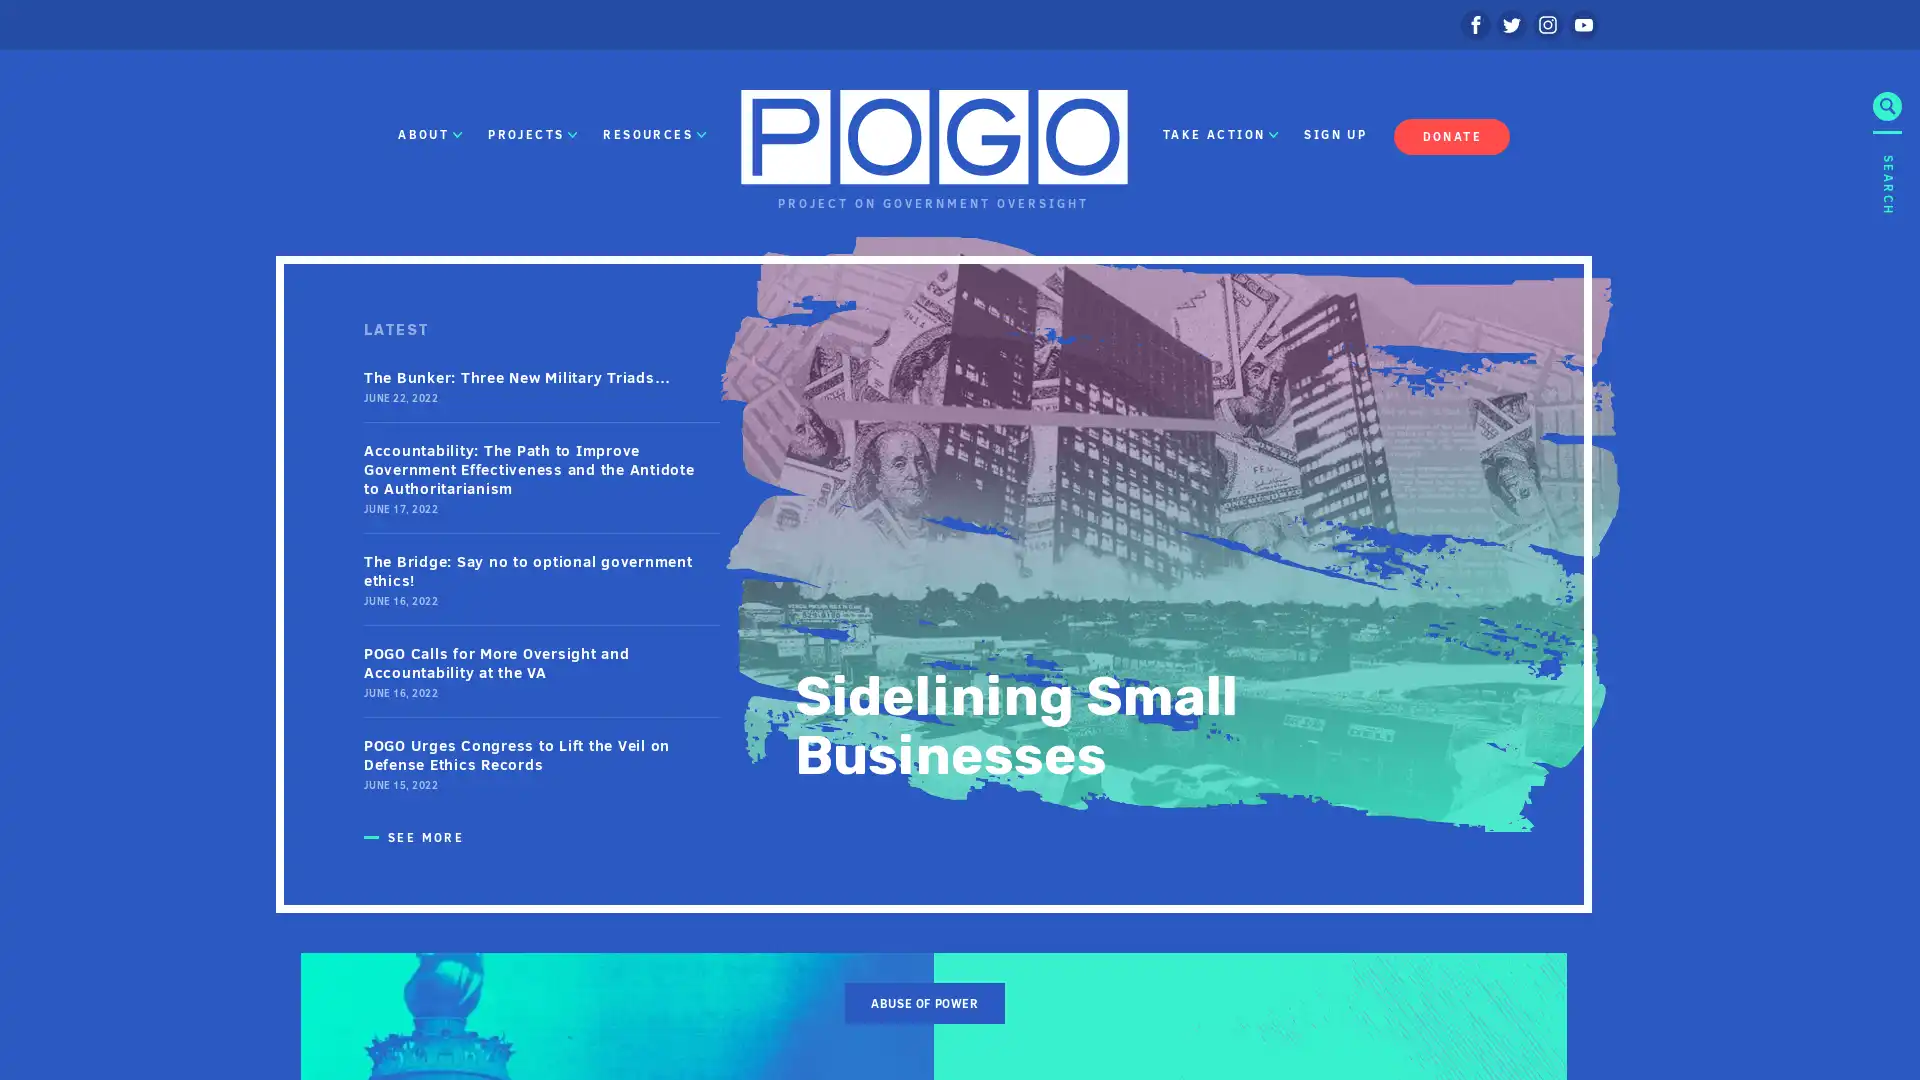  What do you see at coordinates (1219, 135) in the screenshot?
I see `TAKE ACTION` at bounding box center [1219, 135].